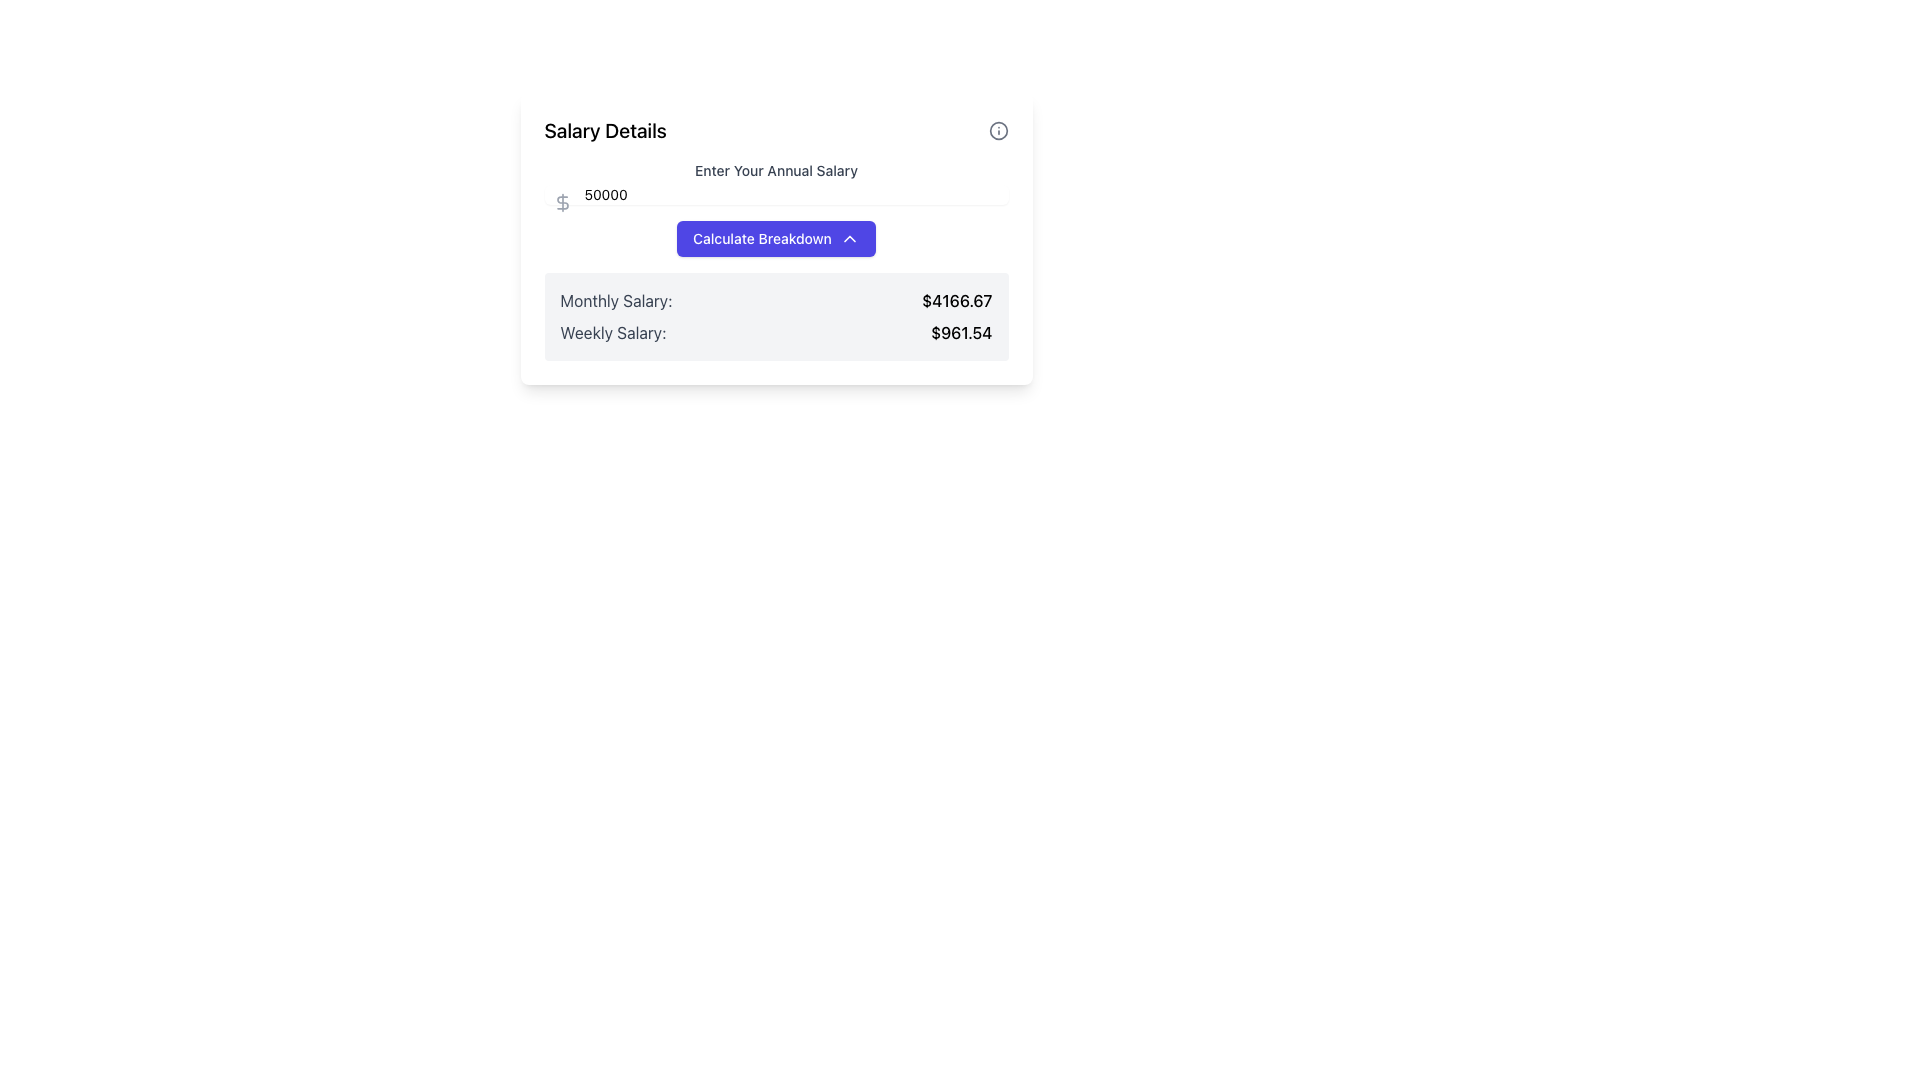  I want to click on the decorative circle element that is part of the information icon located in the upper-right corner of the 'Salary Details' card layout, so click(998, 131).